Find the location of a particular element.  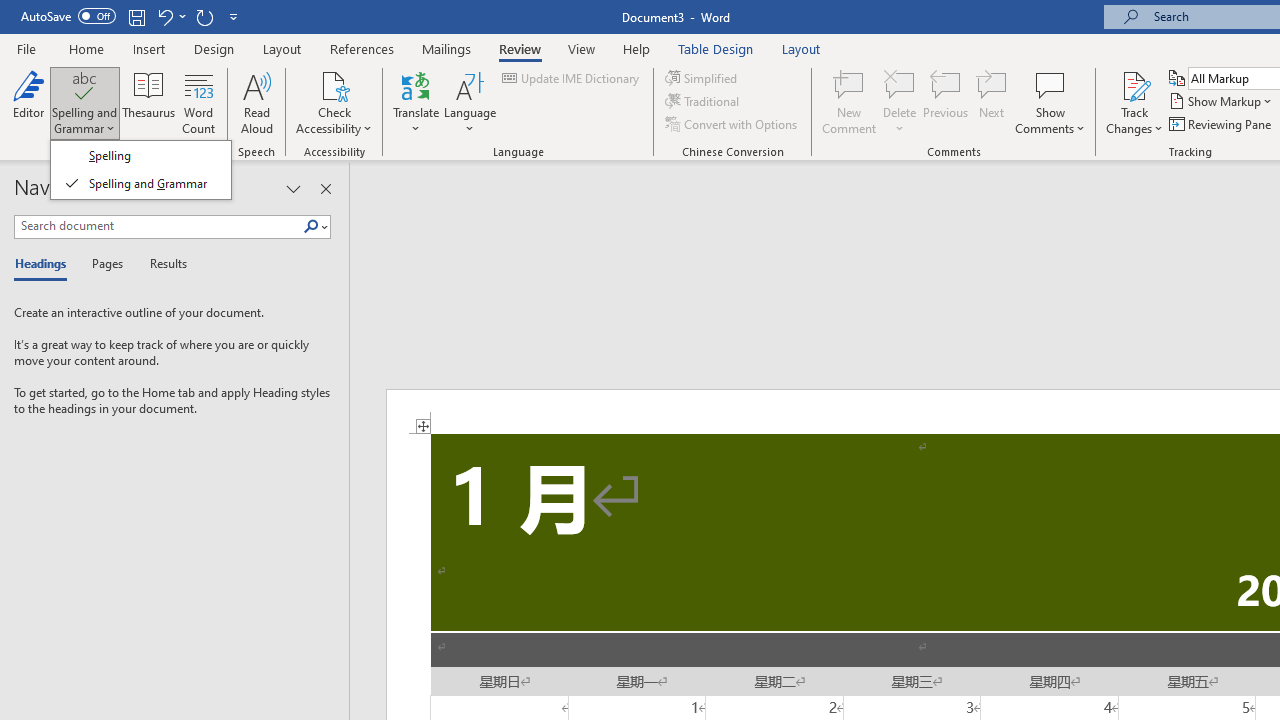

'Traditional' is located at coordinates (704, 101).